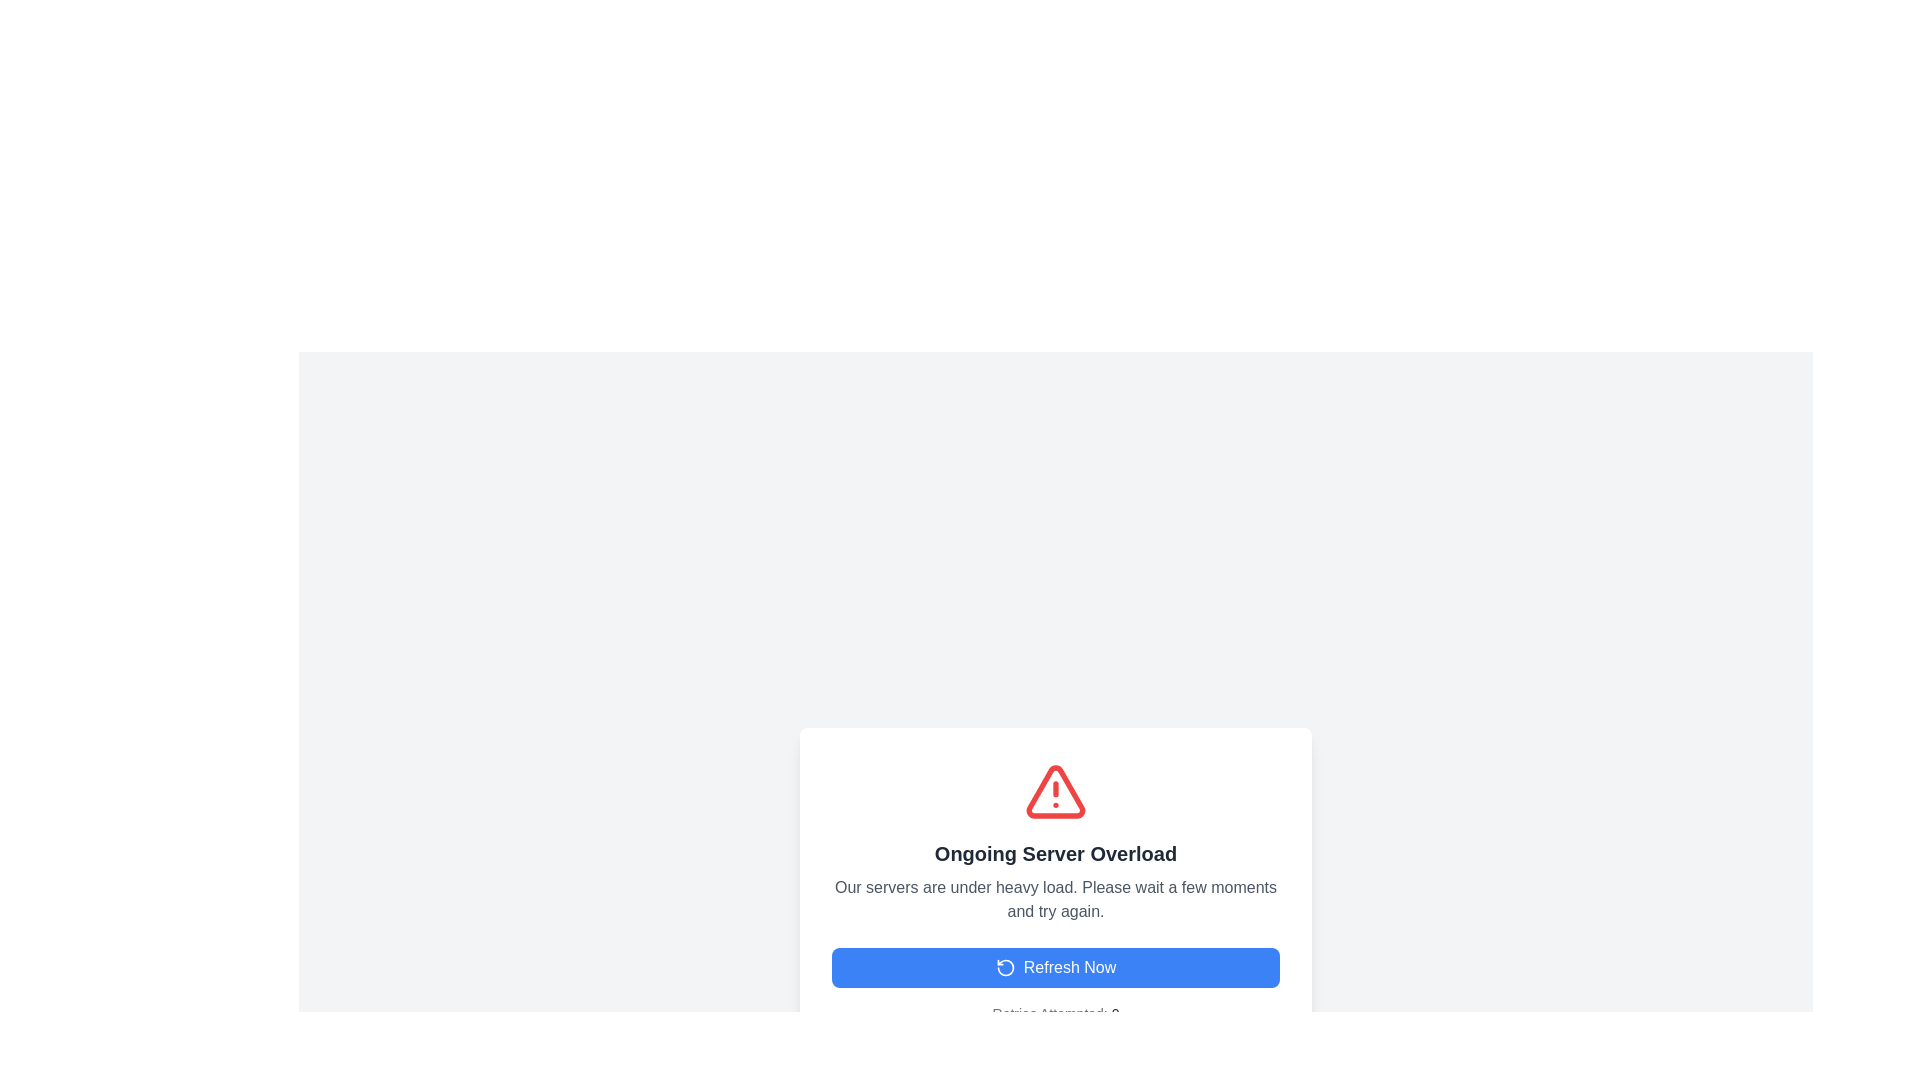 This screenshot has width=1920, height=1080. Describe the element at coordinates (1114, 1014) in the screenshot. I see `the numeral '0' in the text line 'Retries Attempted: 0', which is styled with a medium-weight font and gray color, located at the bottom center of the dialog interface` at that location.